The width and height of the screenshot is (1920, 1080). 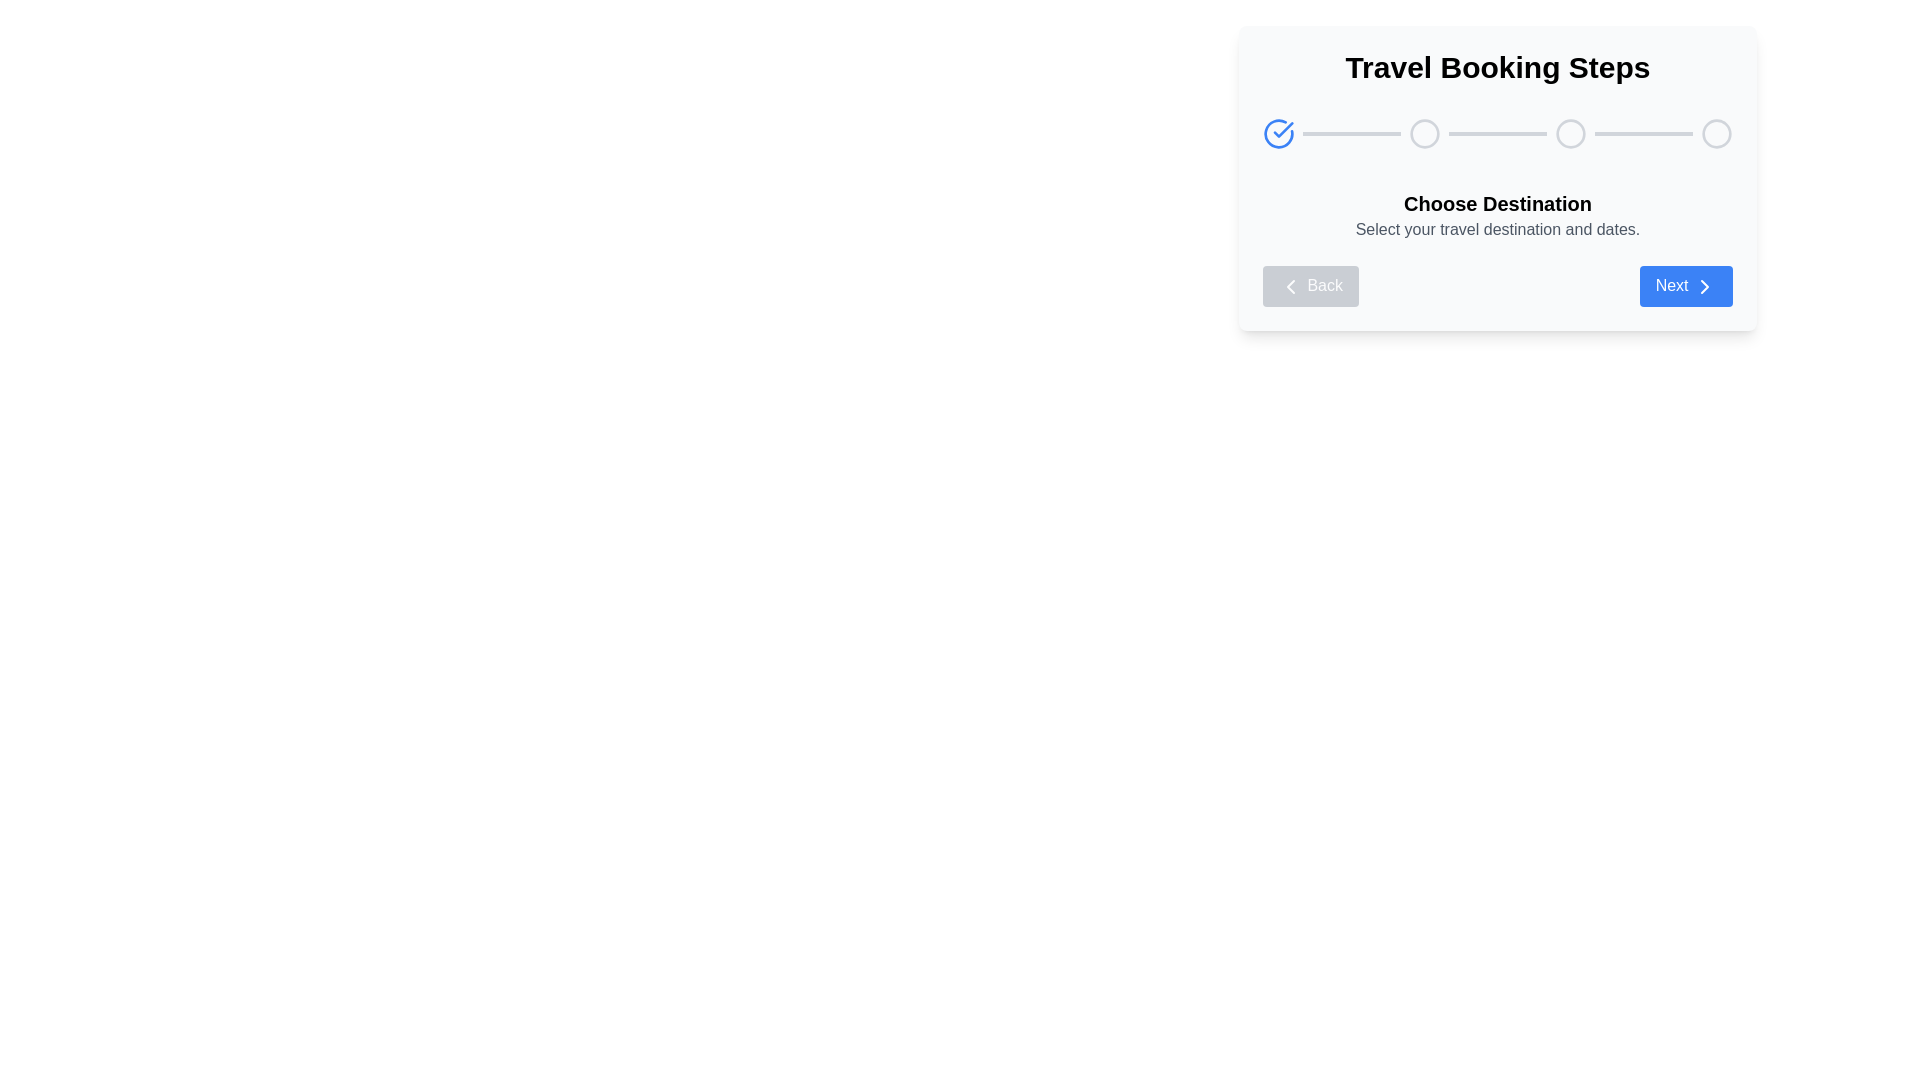 I want to click on the progress bar with step indicators located centrally below the 'Travel Booking Steps' heading and above the 'Choose Destination' section, so click(x=1497, y=134).